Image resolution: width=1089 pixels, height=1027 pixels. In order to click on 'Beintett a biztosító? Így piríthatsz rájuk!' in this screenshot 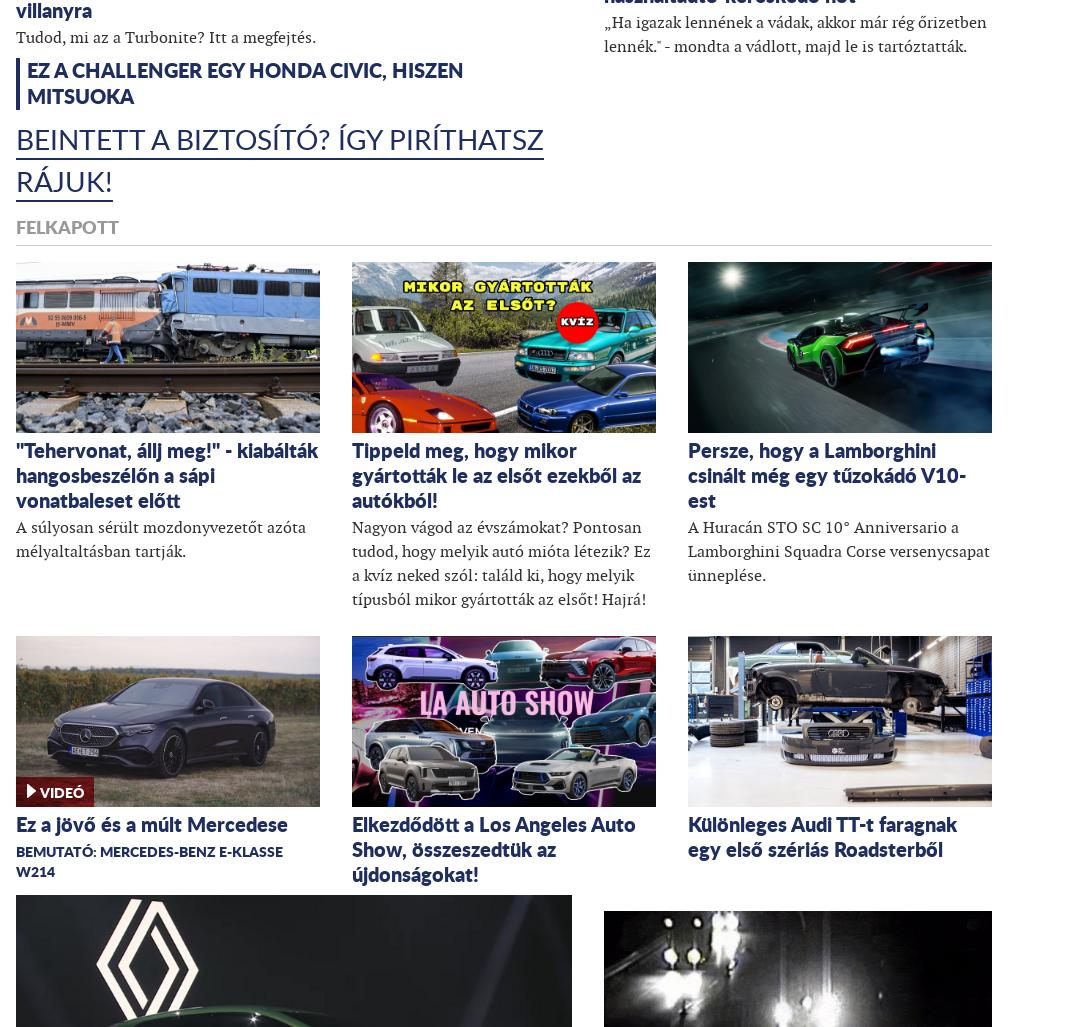, I will do `click(278, 158)`.